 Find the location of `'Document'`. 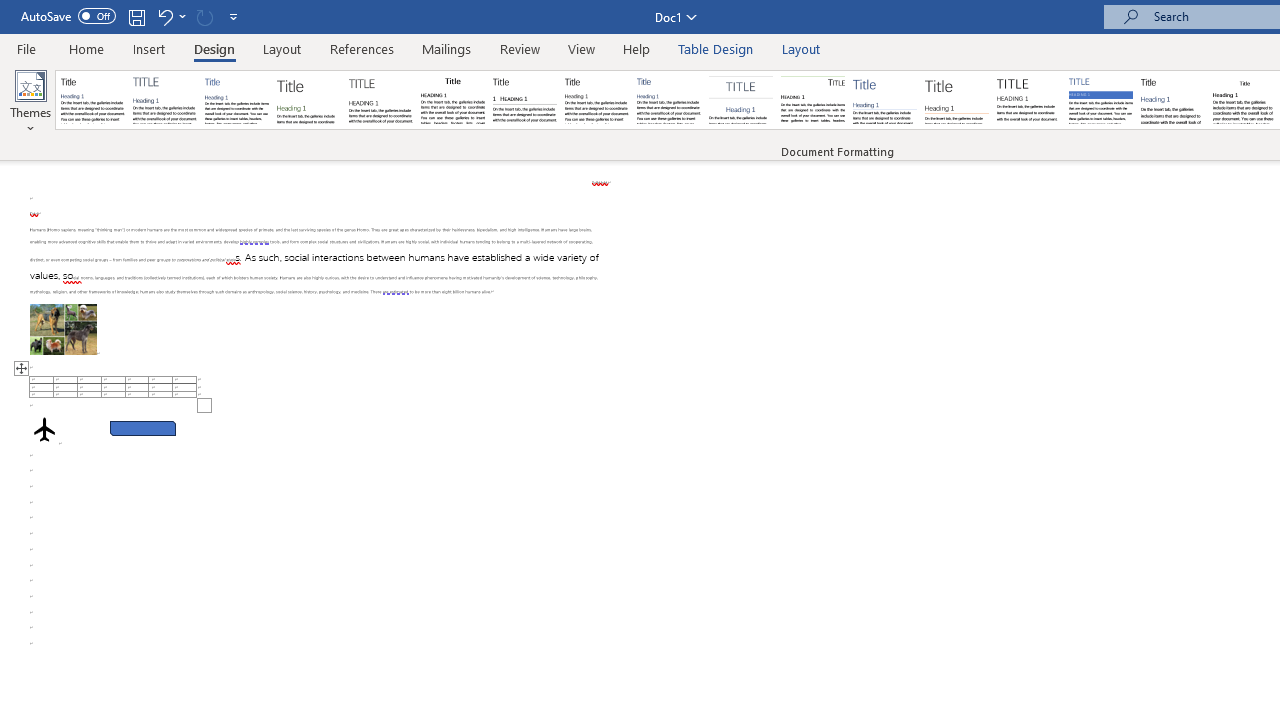

'Document' is located at coordinates (92, 100).